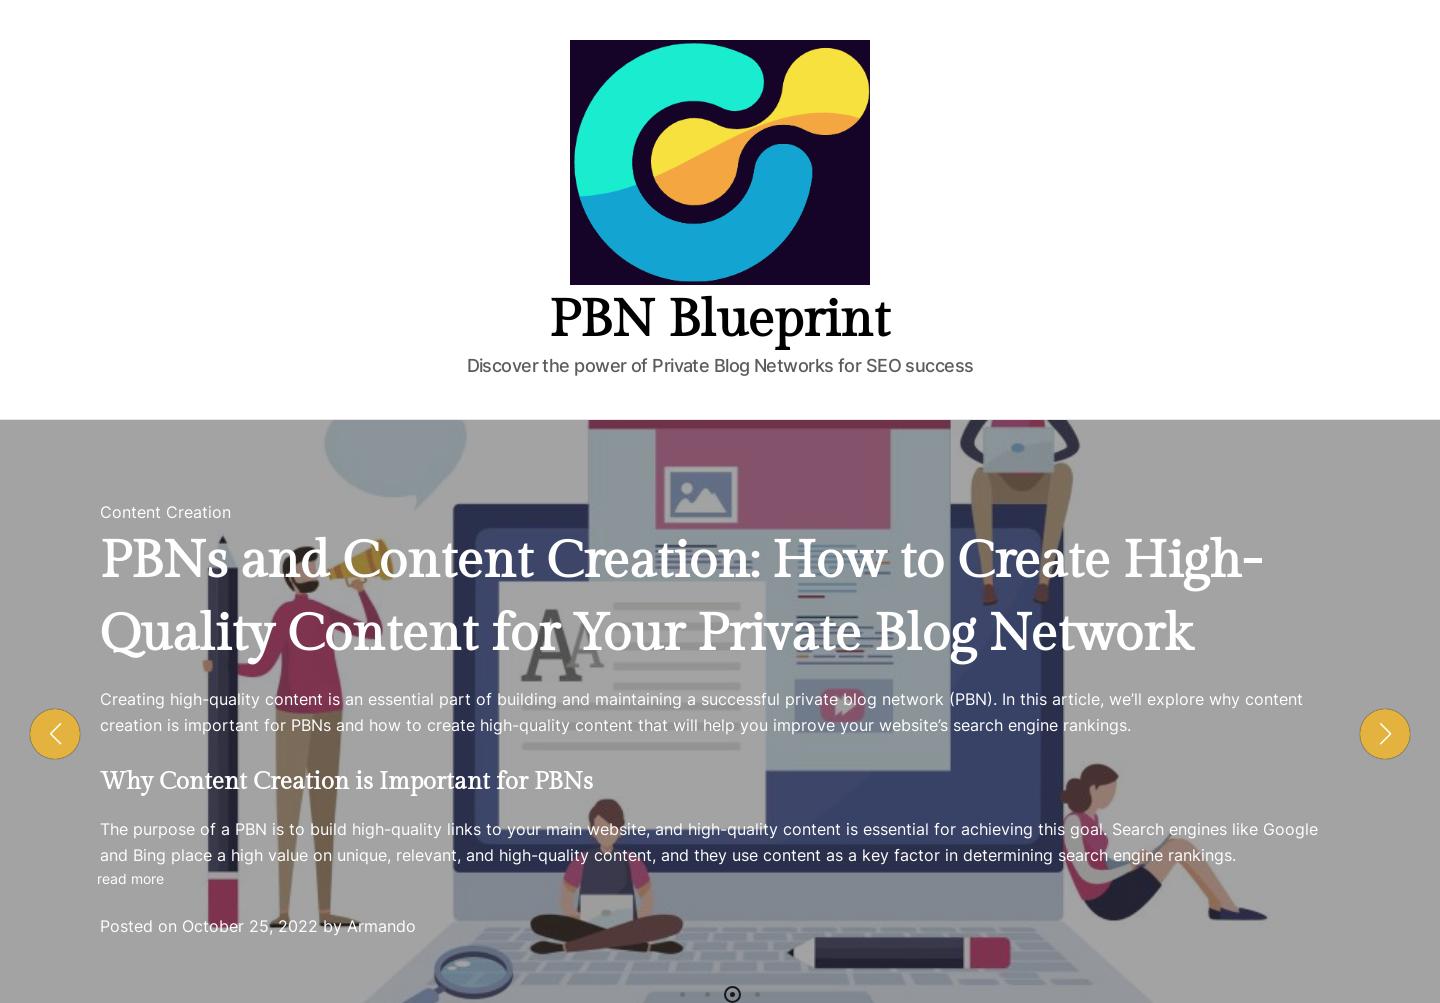  Describe the element at coordinates (711, 938) in the screenshot. I see `'Leave a Comment'` at that location.